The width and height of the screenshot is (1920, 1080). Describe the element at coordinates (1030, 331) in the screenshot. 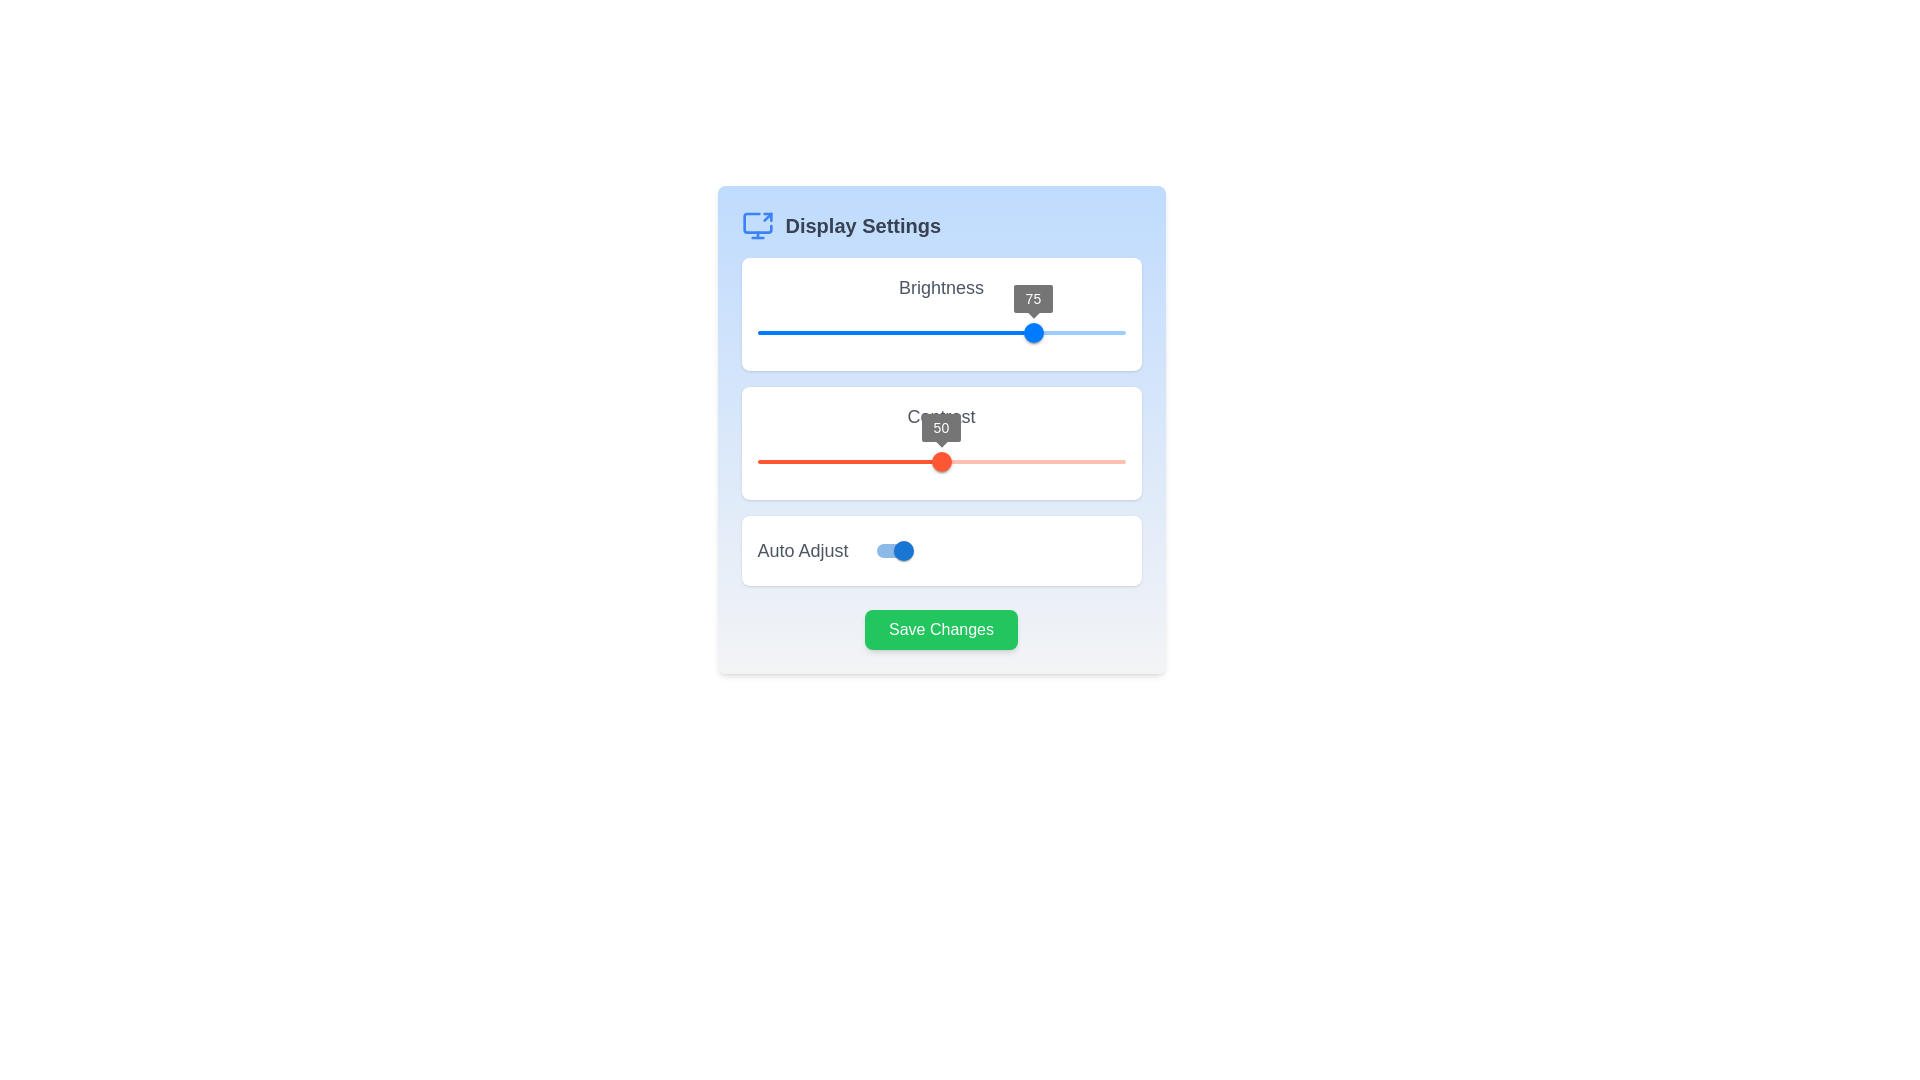

I see `the brightness` at that location.